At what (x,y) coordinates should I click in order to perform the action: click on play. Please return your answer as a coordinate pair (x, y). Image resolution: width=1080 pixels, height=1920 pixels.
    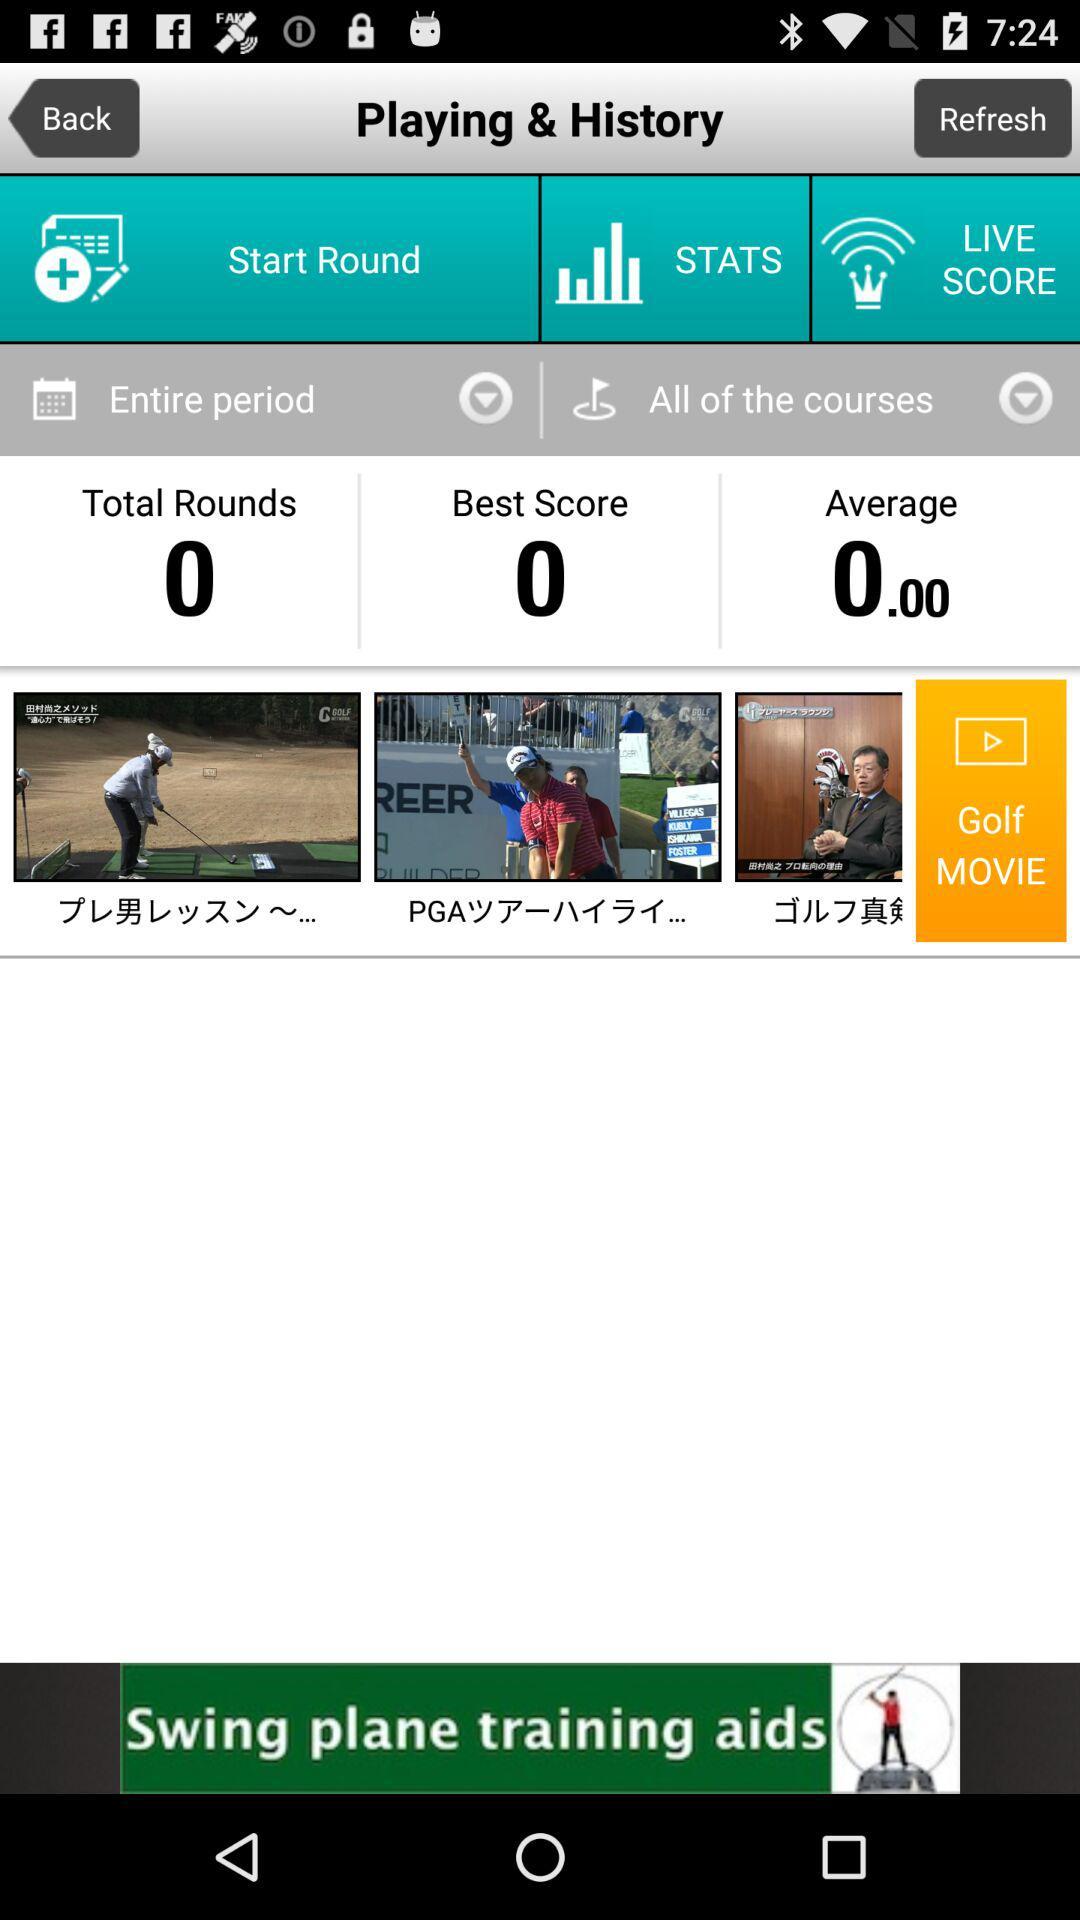
    Looking at the image, I should click on (187, 786).